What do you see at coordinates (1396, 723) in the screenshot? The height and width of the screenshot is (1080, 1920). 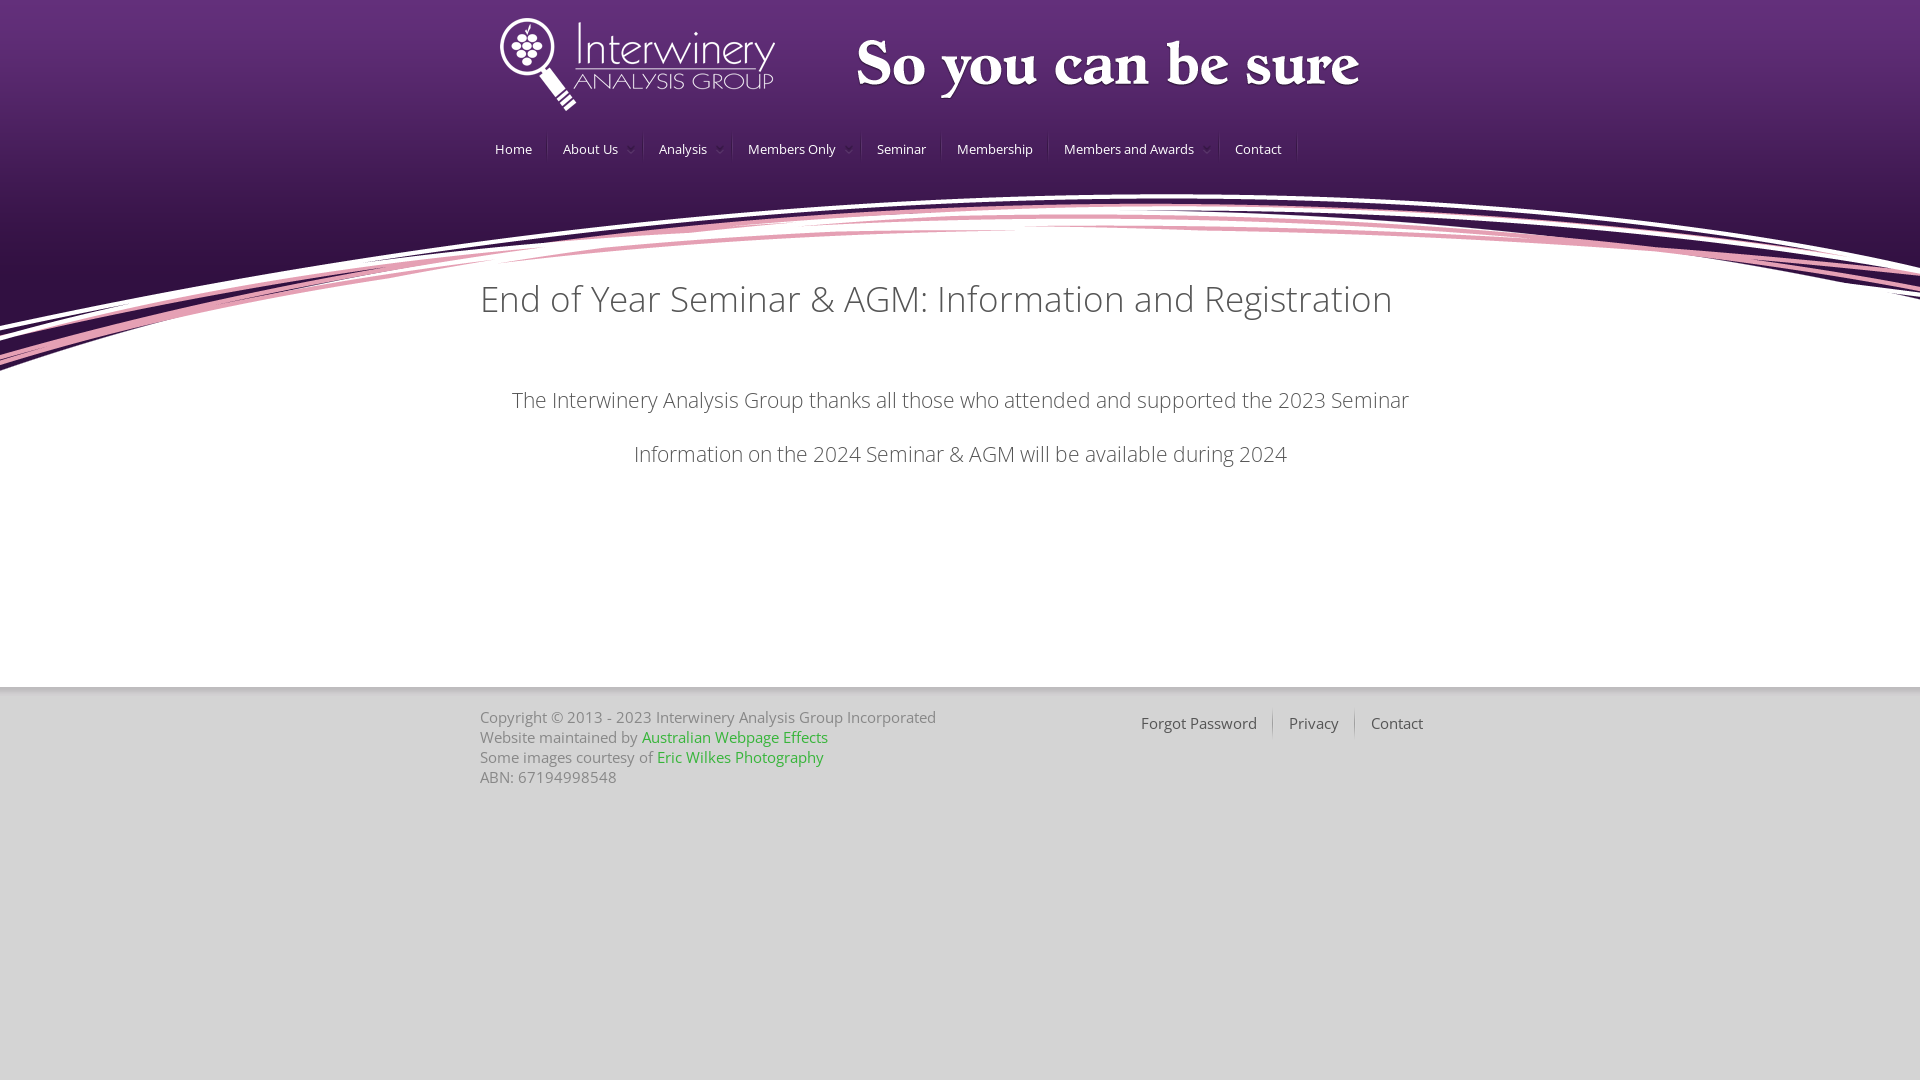 I see `'Contact'` at bounding box center [1396, 723].